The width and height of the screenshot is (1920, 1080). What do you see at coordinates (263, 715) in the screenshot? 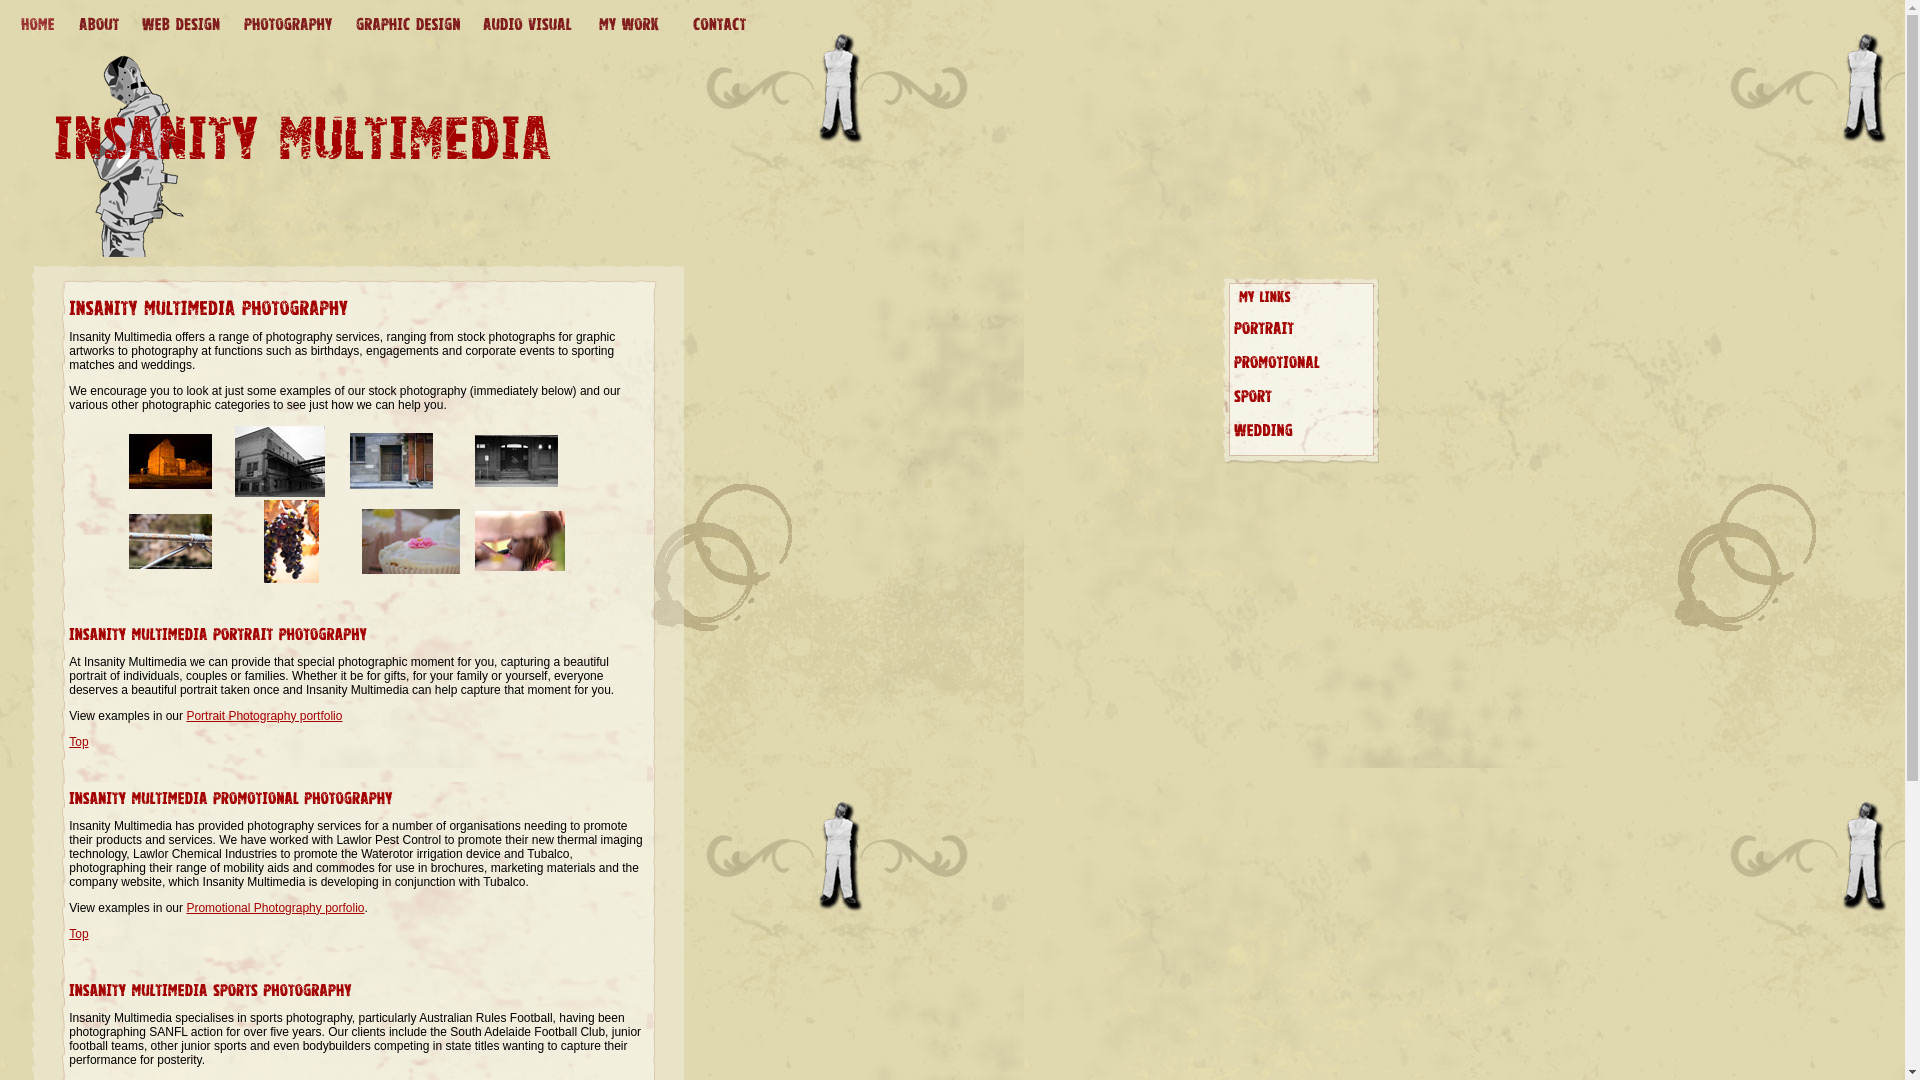
I see `'Portrait Photography portfolio'` at bounding box center [263, 715].